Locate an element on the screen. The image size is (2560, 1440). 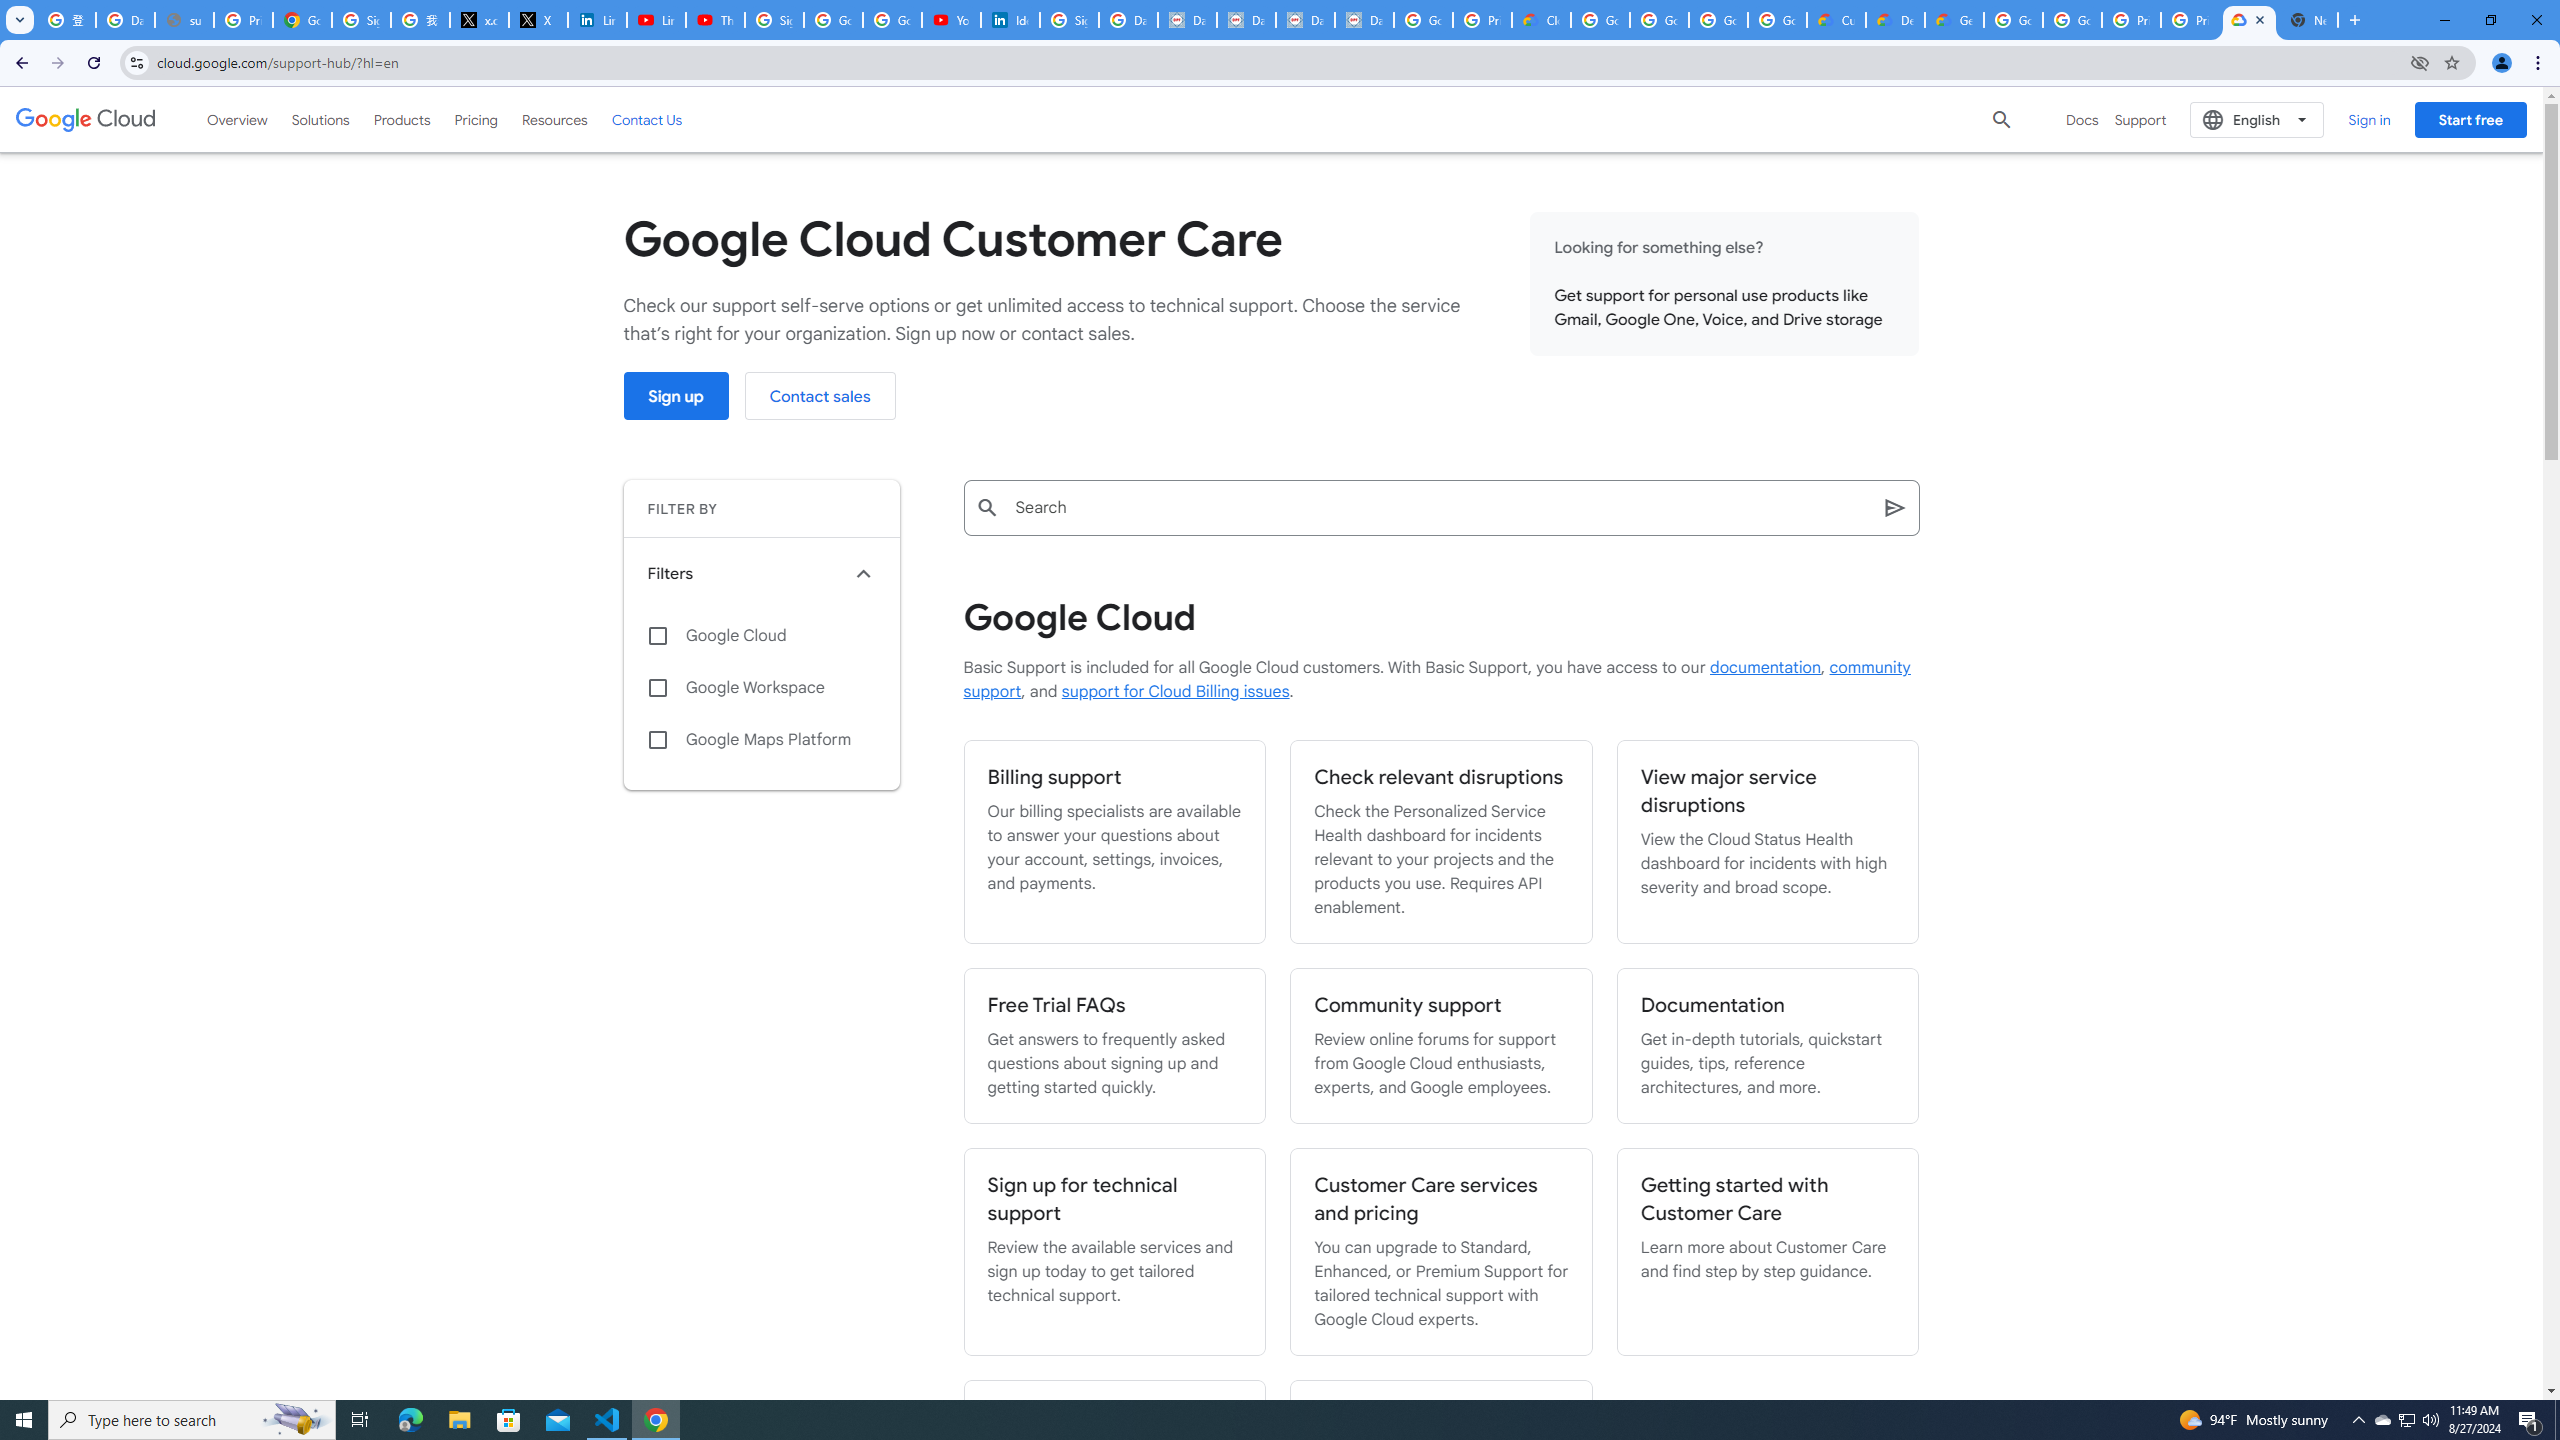
'Support' is located at coordinates (2140, 118).